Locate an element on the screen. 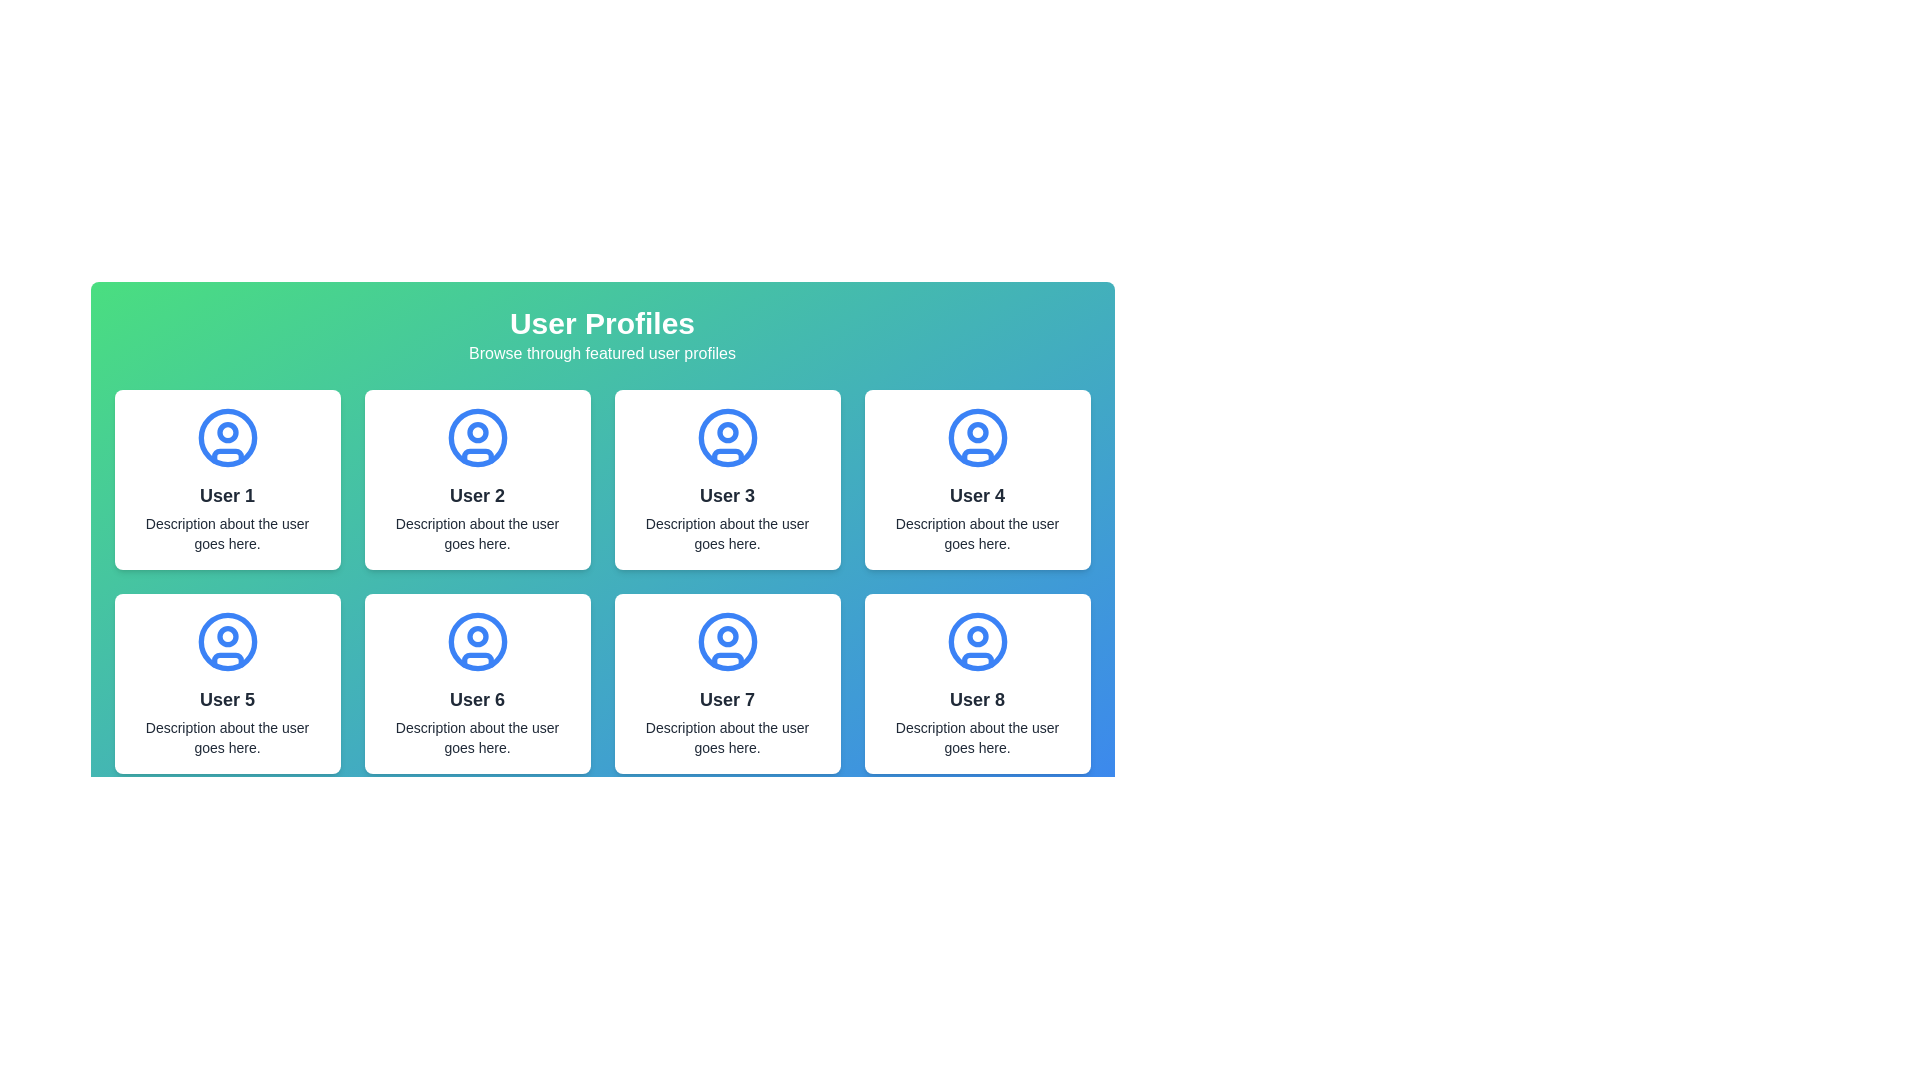 The image size is (1920, 1080). the user profile icon, which is a blue silhouette encased in a circular boundary, located above the text label for 'User 7' in the bottom-left quadrant of the grid is located at coordinates (726, 641).